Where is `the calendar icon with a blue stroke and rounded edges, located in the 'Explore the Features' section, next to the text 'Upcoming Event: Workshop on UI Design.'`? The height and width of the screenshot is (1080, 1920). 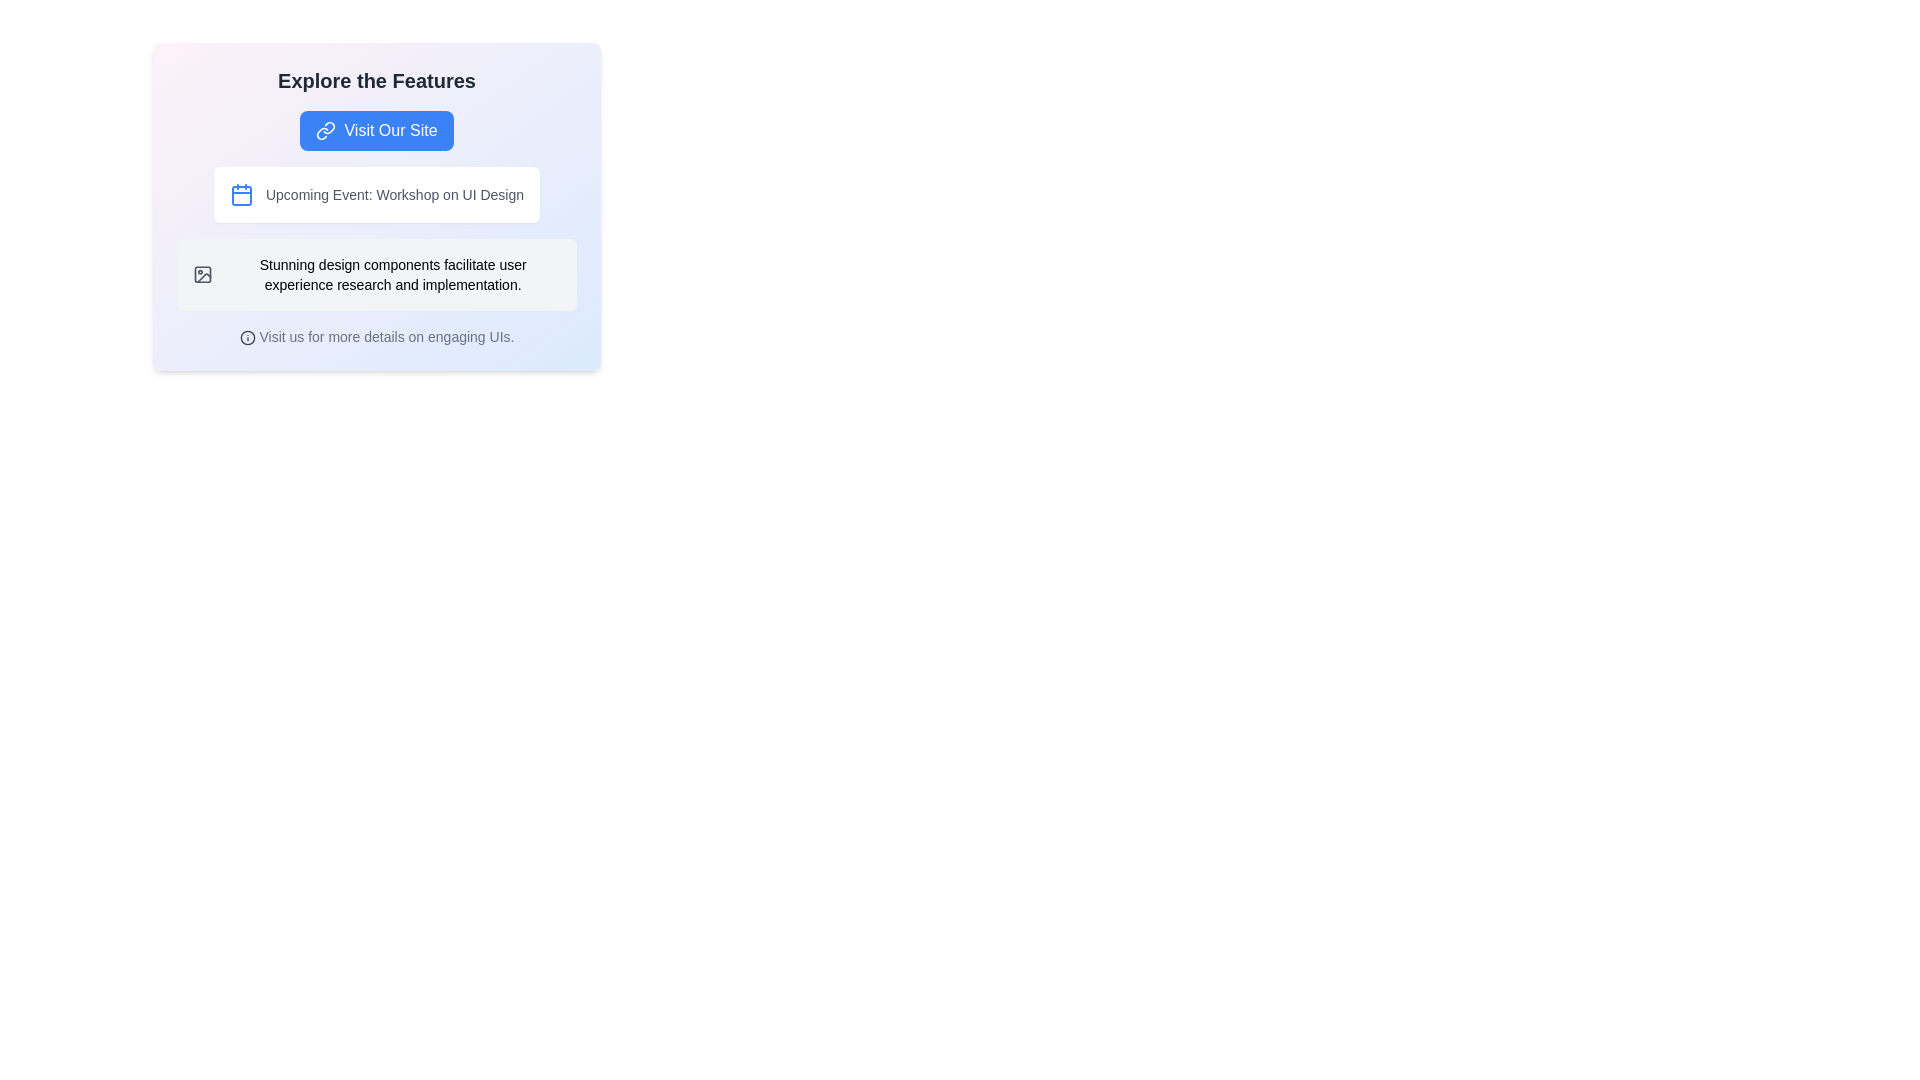
the calendar icon with a blue stroke and rounded edges, located in the 'Explore the Features' section, next to the text 'Upcoming Event: Workshop on UI Design.' is located at coordinates (240, 195).